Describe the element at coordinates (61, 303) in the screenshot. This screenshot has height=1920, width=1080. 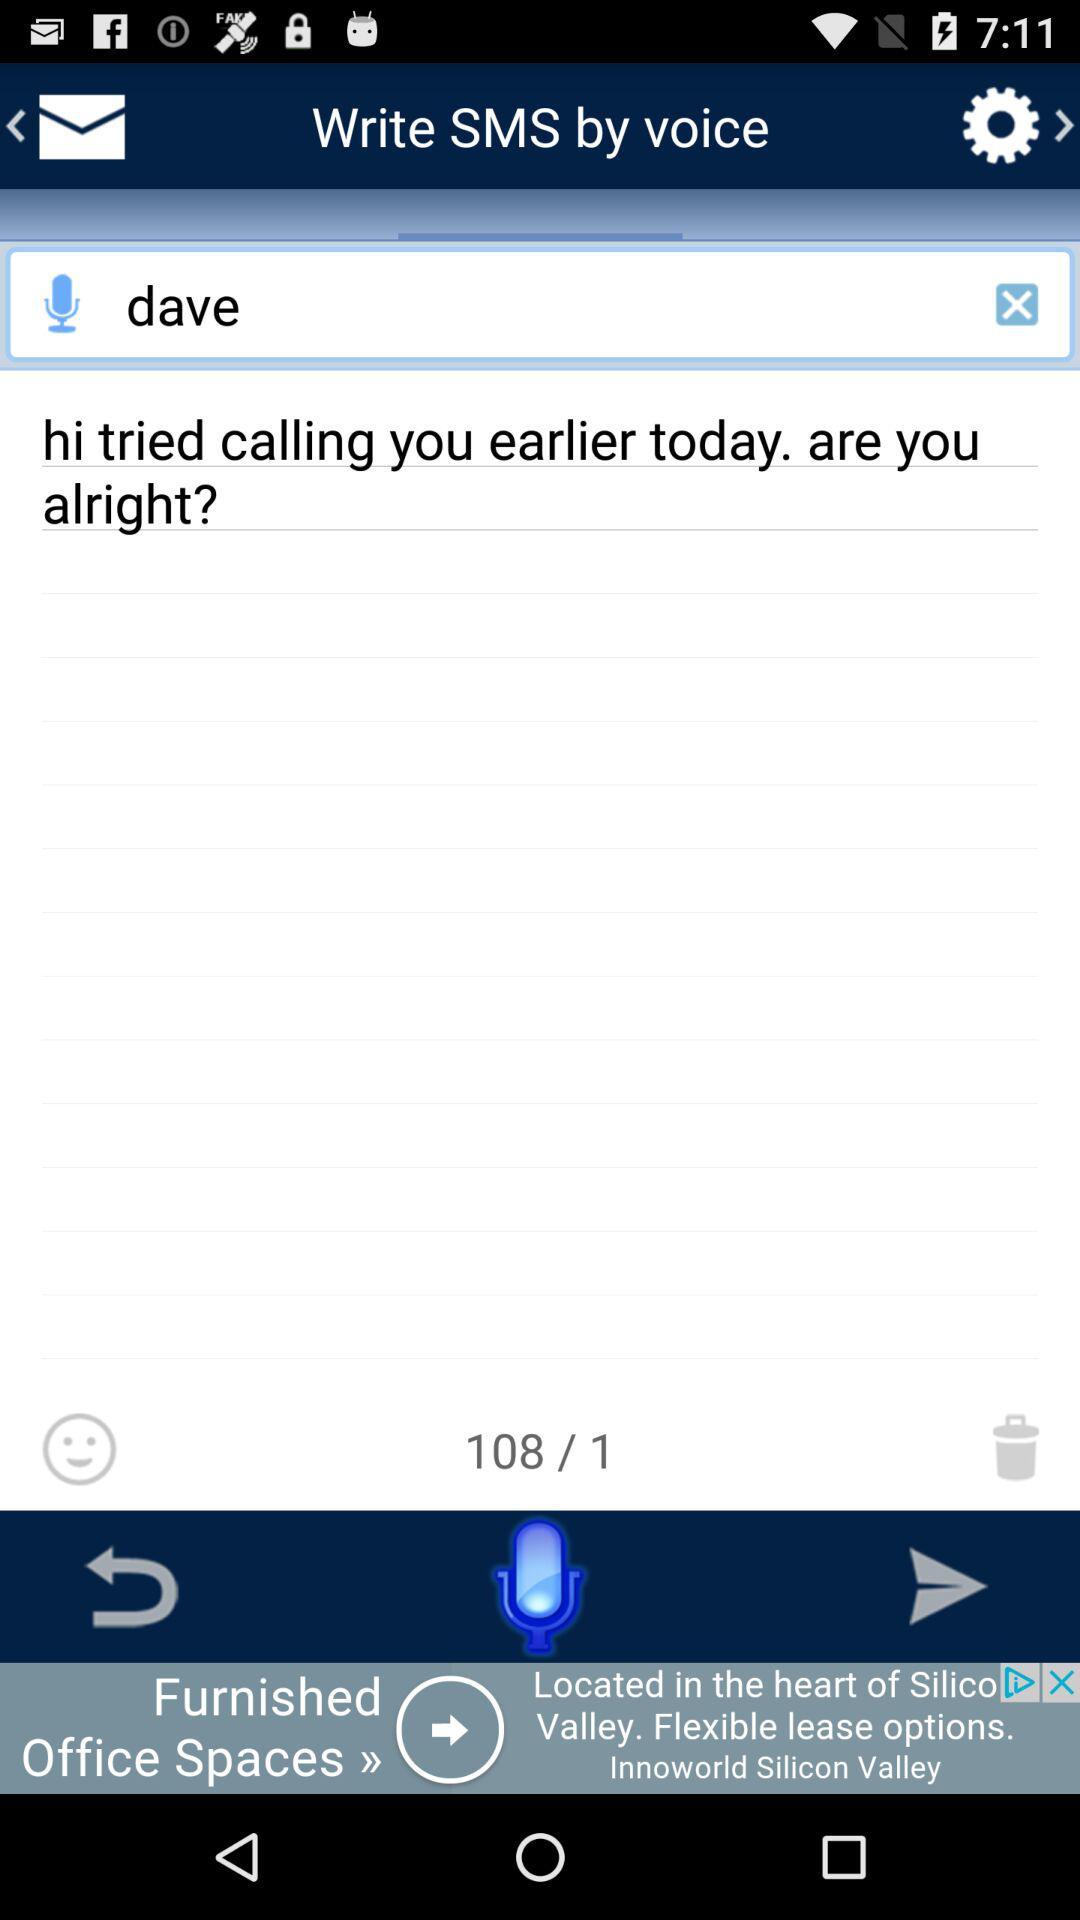
I see `in voice` at that location.